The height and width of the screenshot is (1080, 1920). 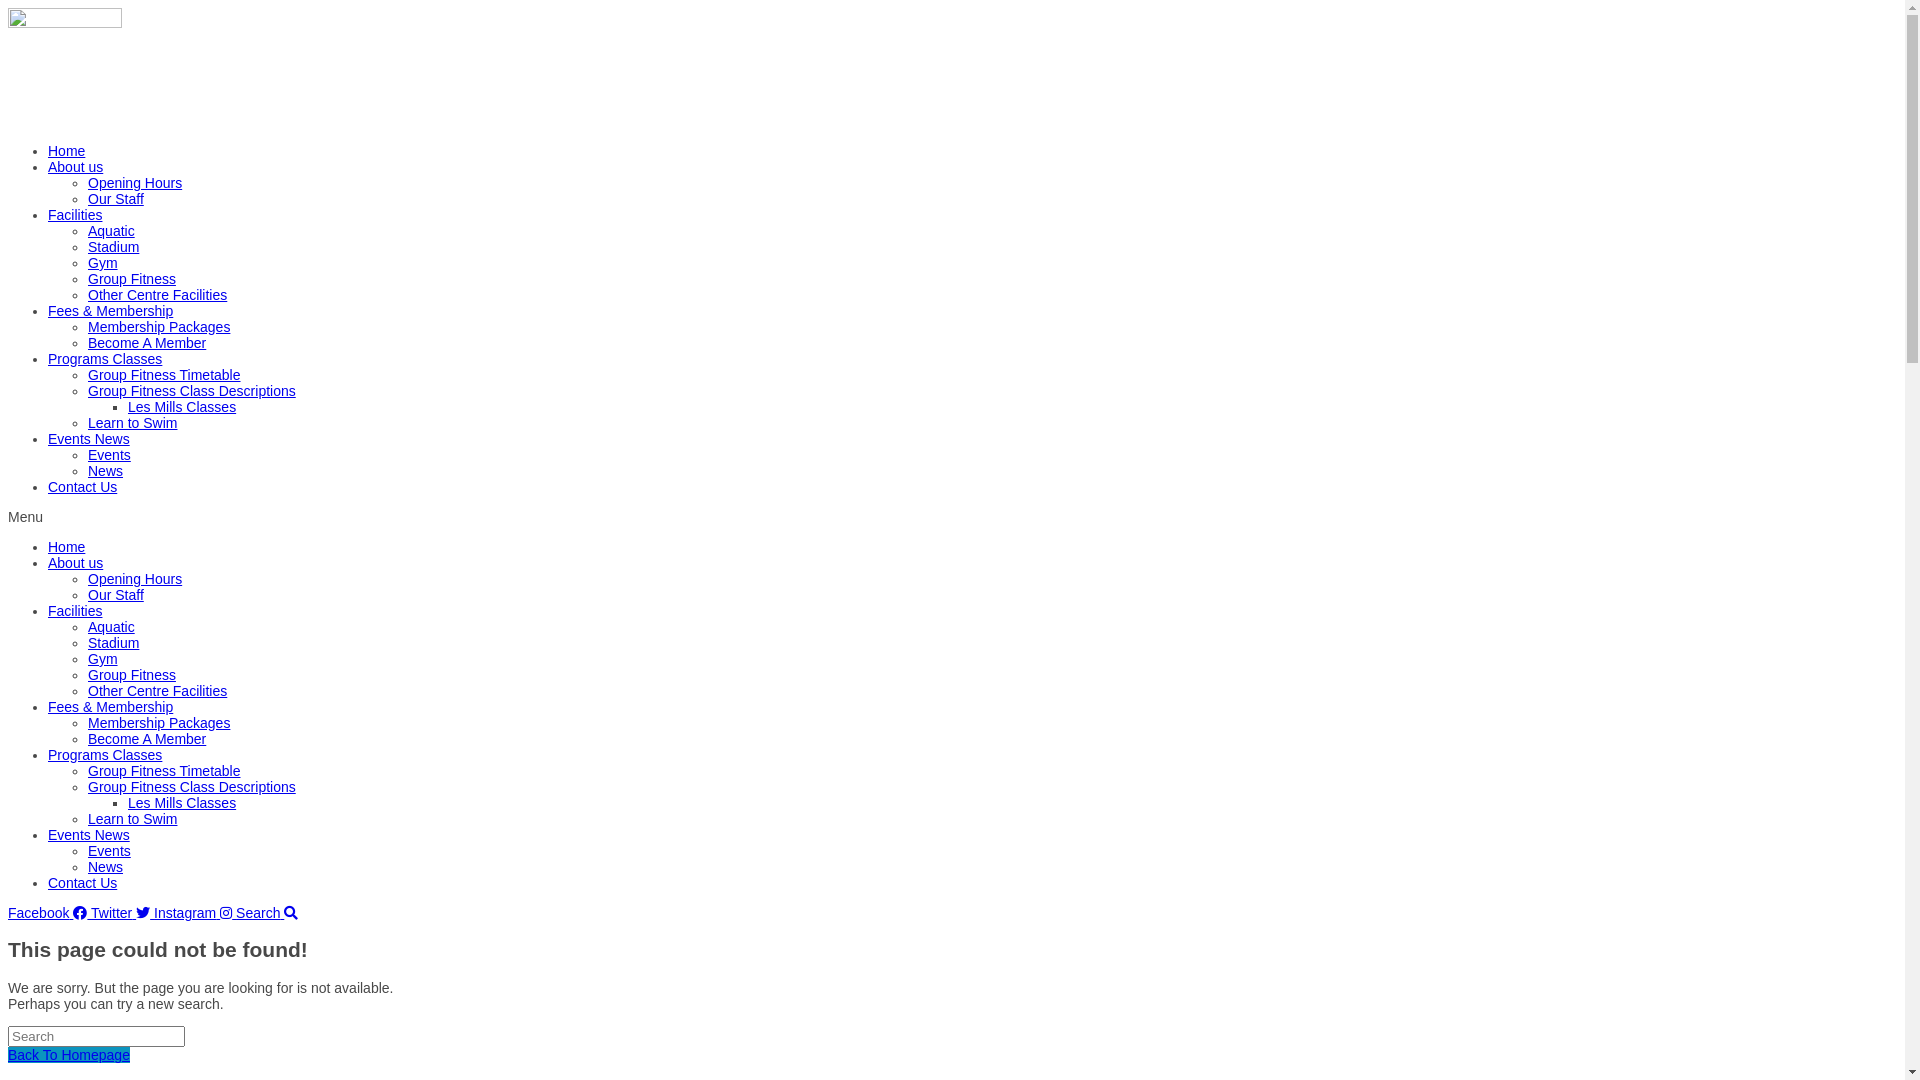 I want to click on 'Learn to Swim', so click(x=131, y=422).